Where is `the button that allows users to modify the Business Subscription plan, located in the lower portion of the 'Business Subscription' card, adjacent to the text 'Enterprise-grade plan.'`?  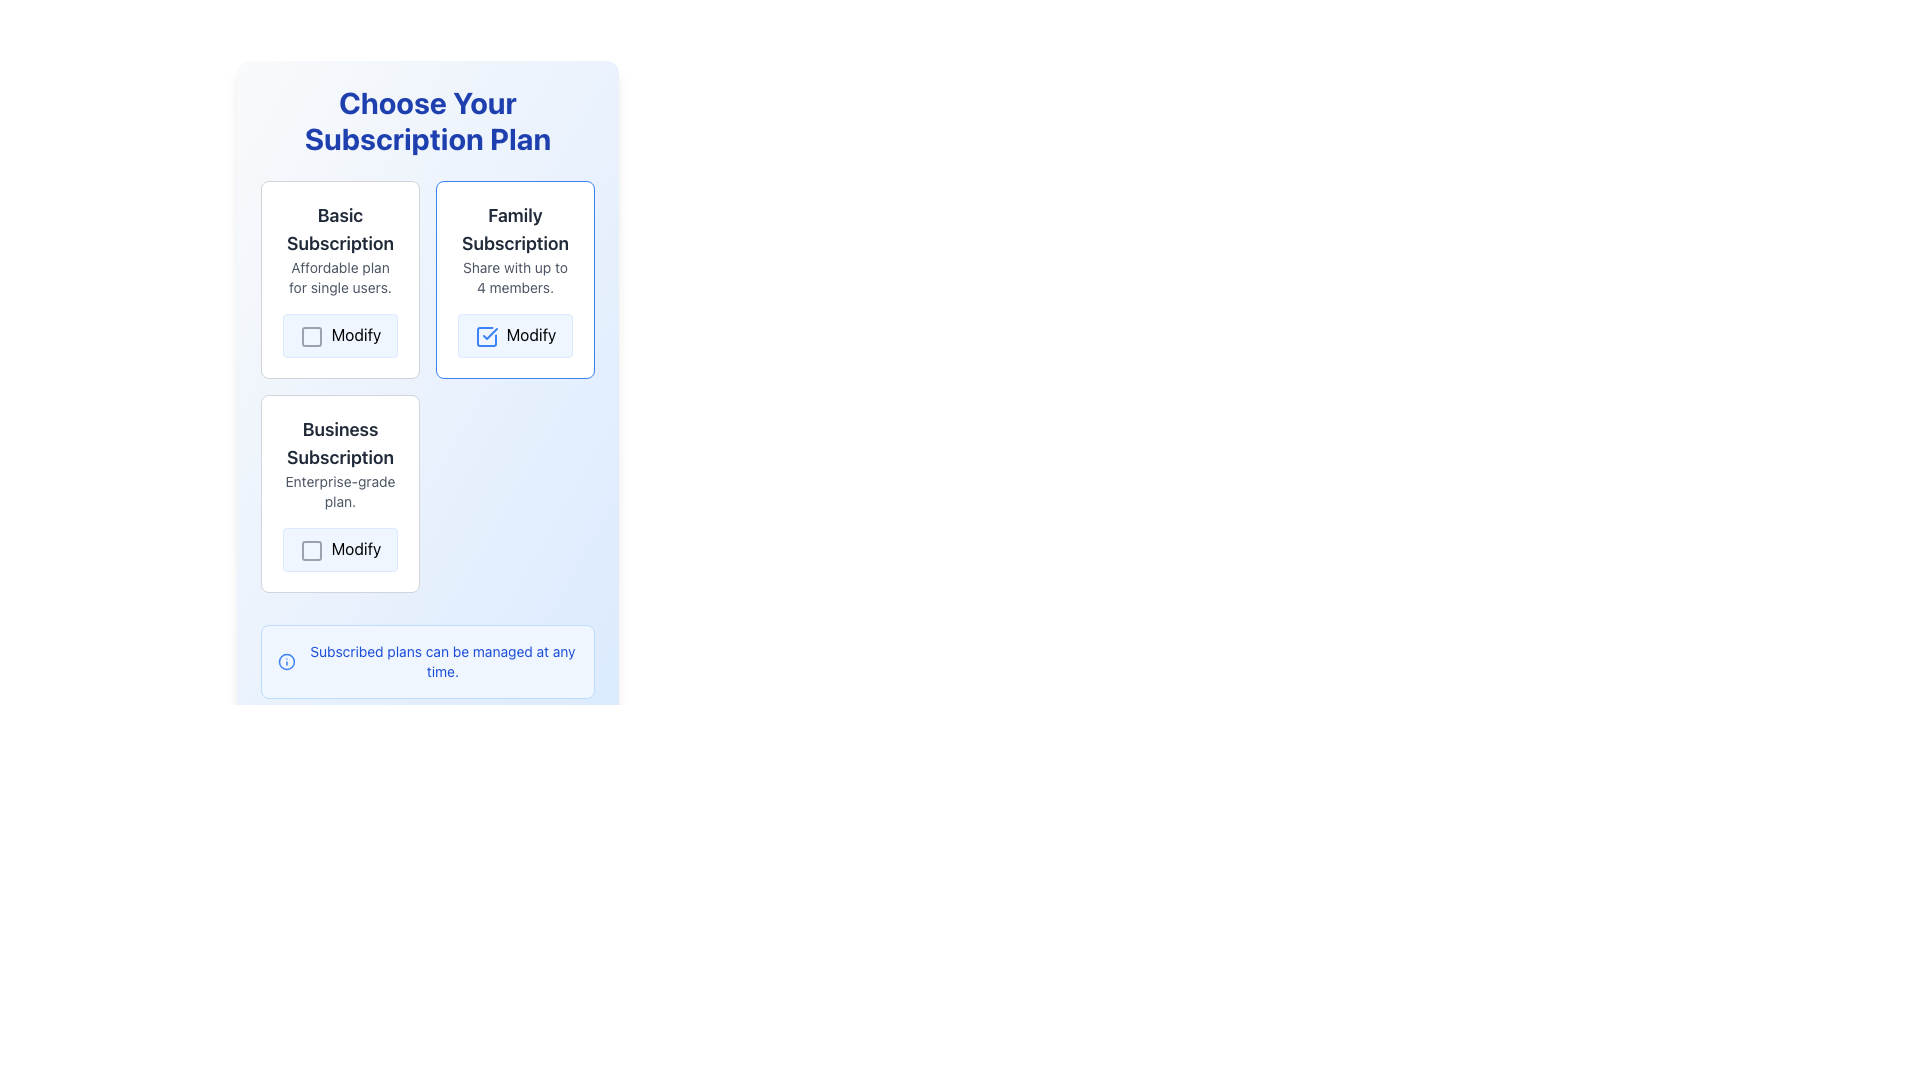
the button that allows users to modify the Business Subscription plan, located in the lower portion of the 'Business Subscription' card, adjacent to the text 'Enterprise-grade plan.' is located at coordinates (340, 549).